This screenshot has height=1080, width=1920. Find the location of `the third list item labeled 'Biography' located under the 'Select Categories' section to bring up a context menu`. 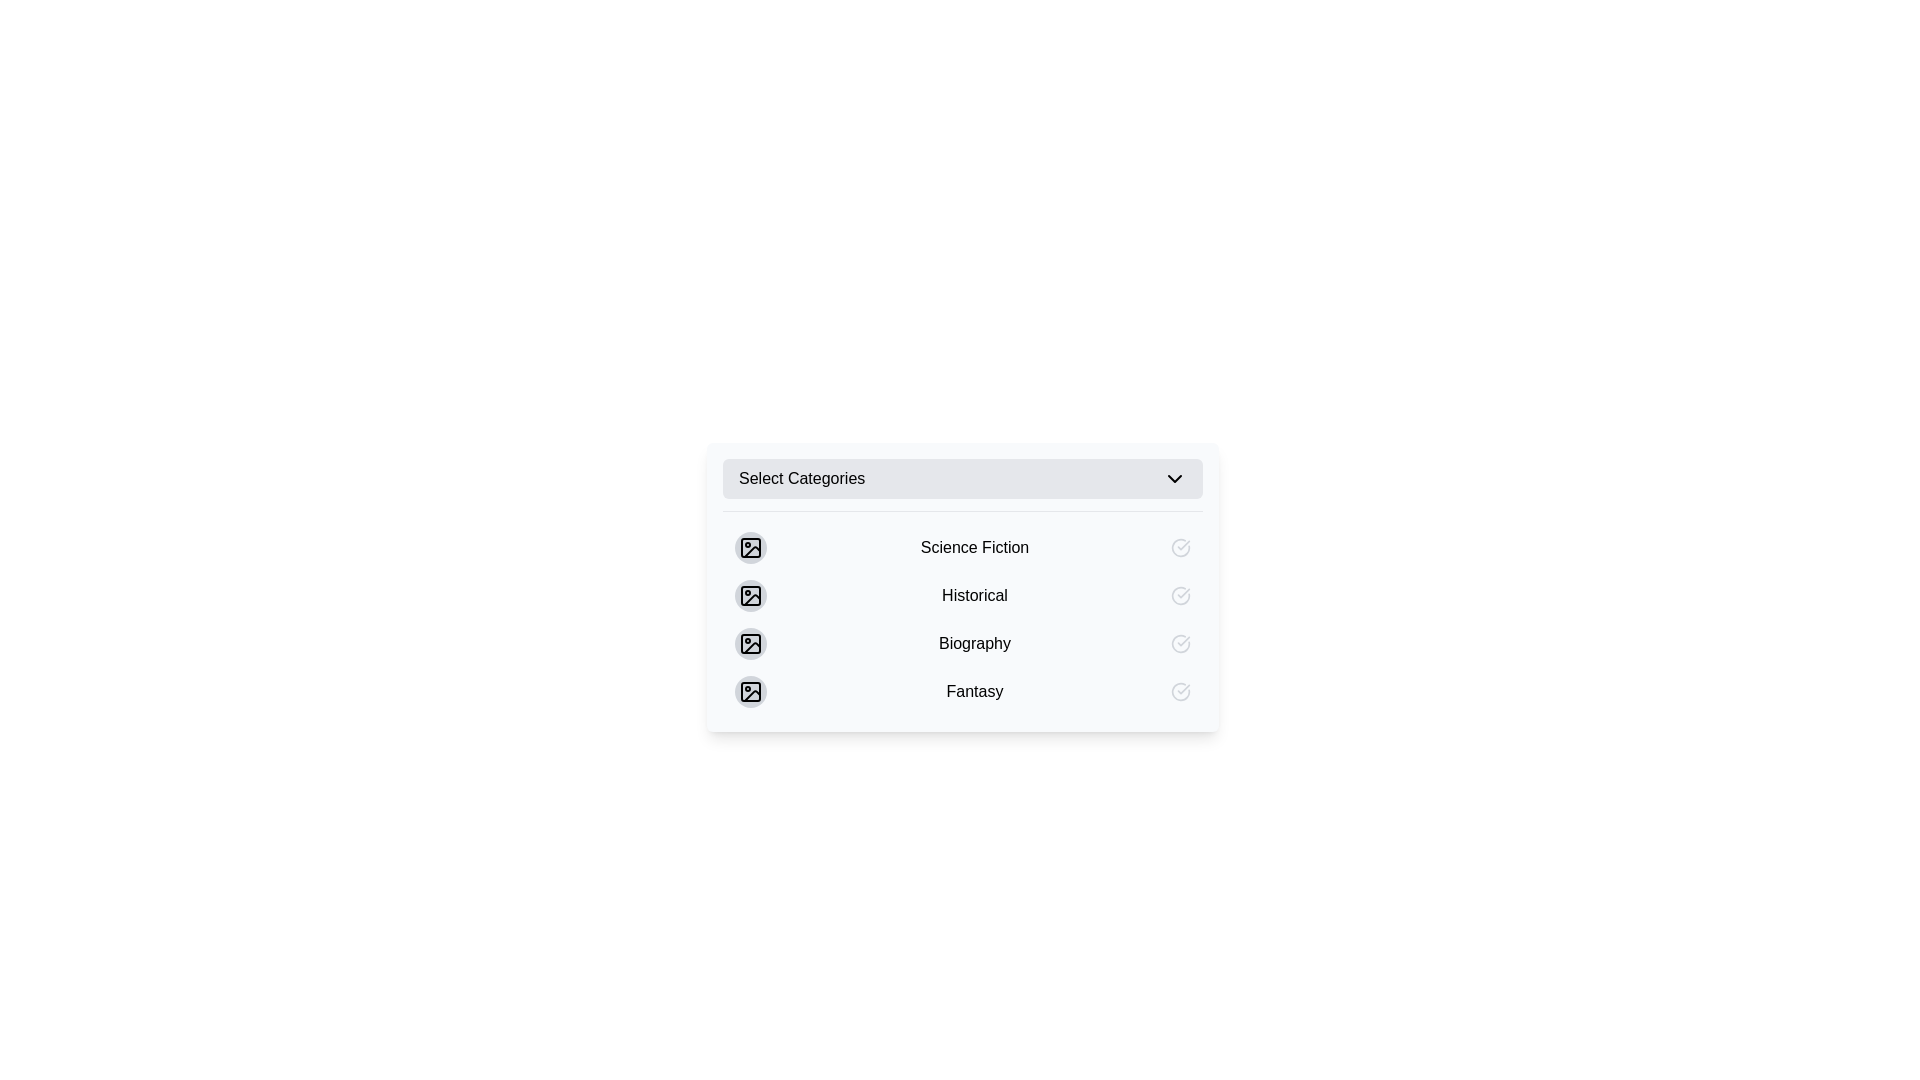

the third list item labeled 'Biography' located under the 'Select Categories' section to bring up a context menu is located at coordinates (963, 644).